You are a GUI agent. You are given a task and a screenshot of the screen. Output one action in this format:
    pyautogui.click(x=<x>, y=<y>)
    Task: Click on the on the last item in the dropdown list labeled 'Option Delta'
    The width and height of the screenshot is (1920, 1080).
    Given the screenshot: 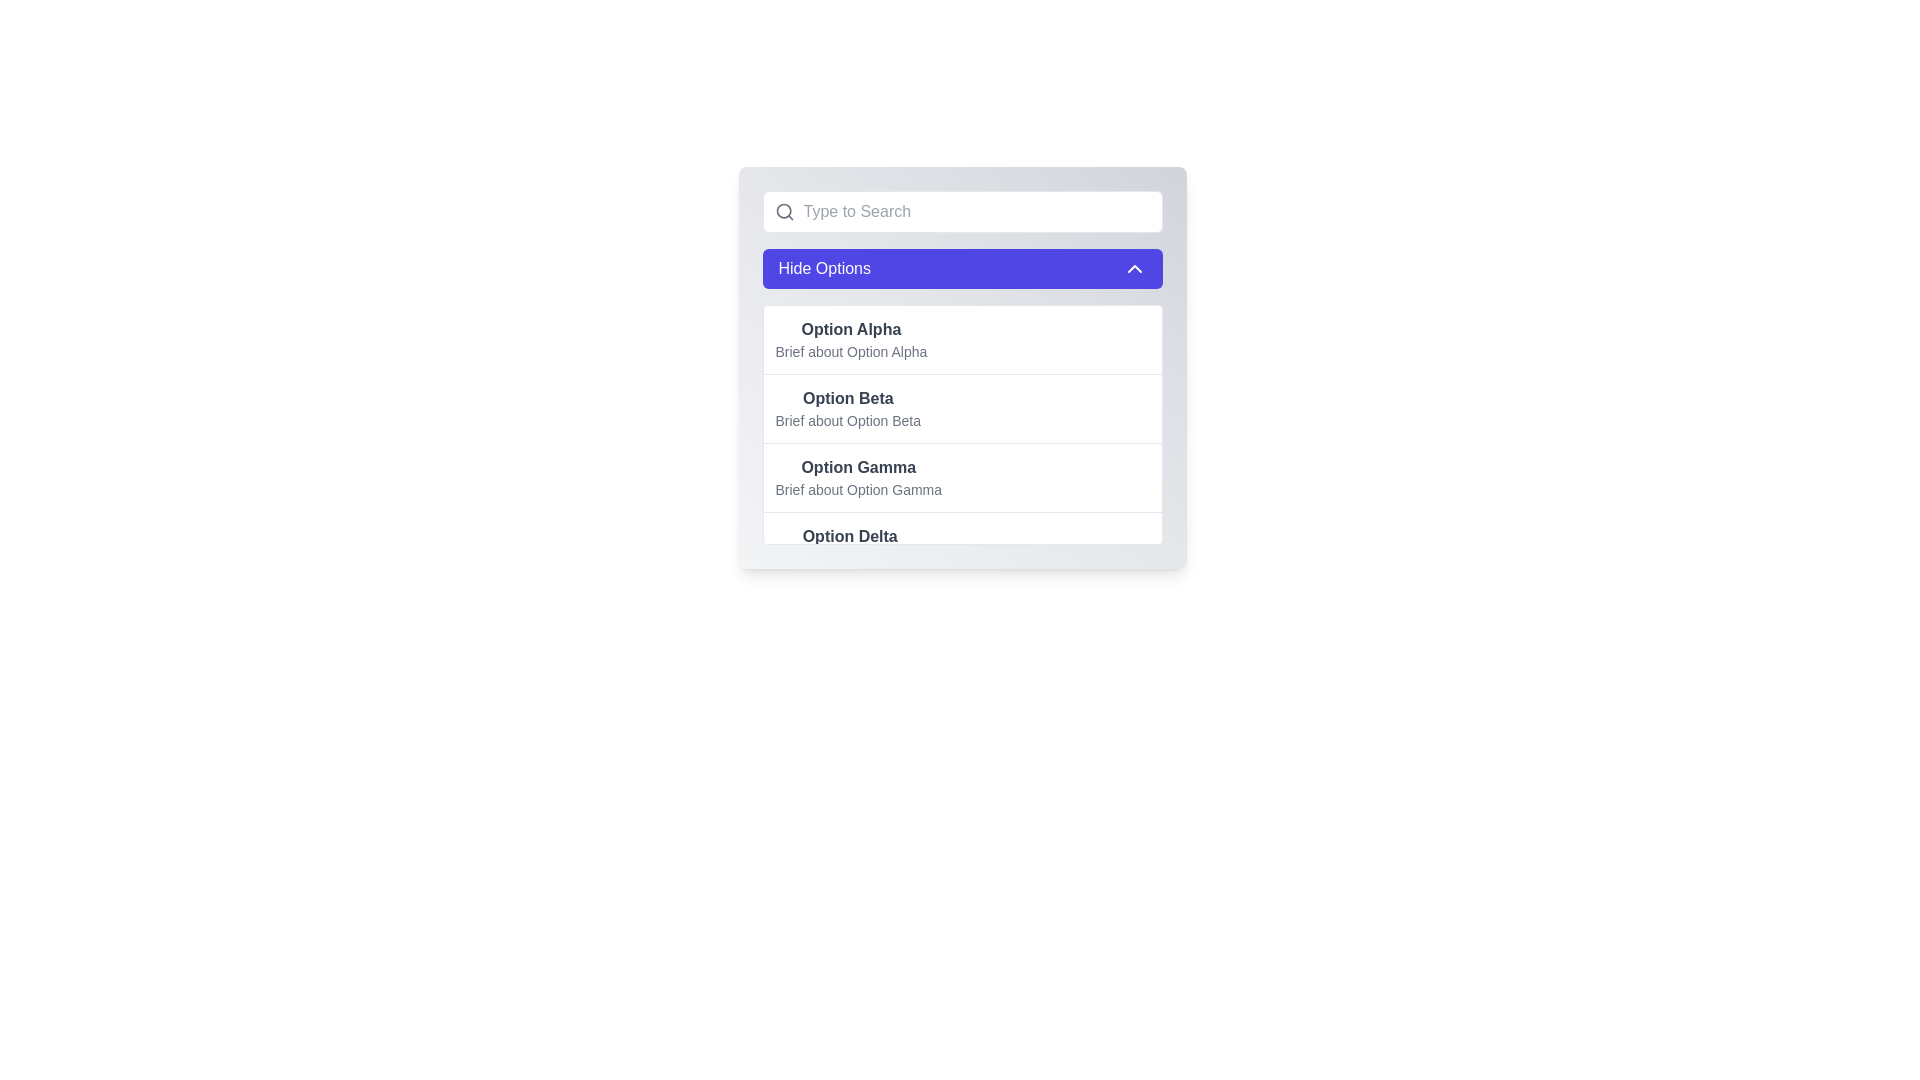 What is the action you would take?
    pyautogui.click(x=850, y=547)
    